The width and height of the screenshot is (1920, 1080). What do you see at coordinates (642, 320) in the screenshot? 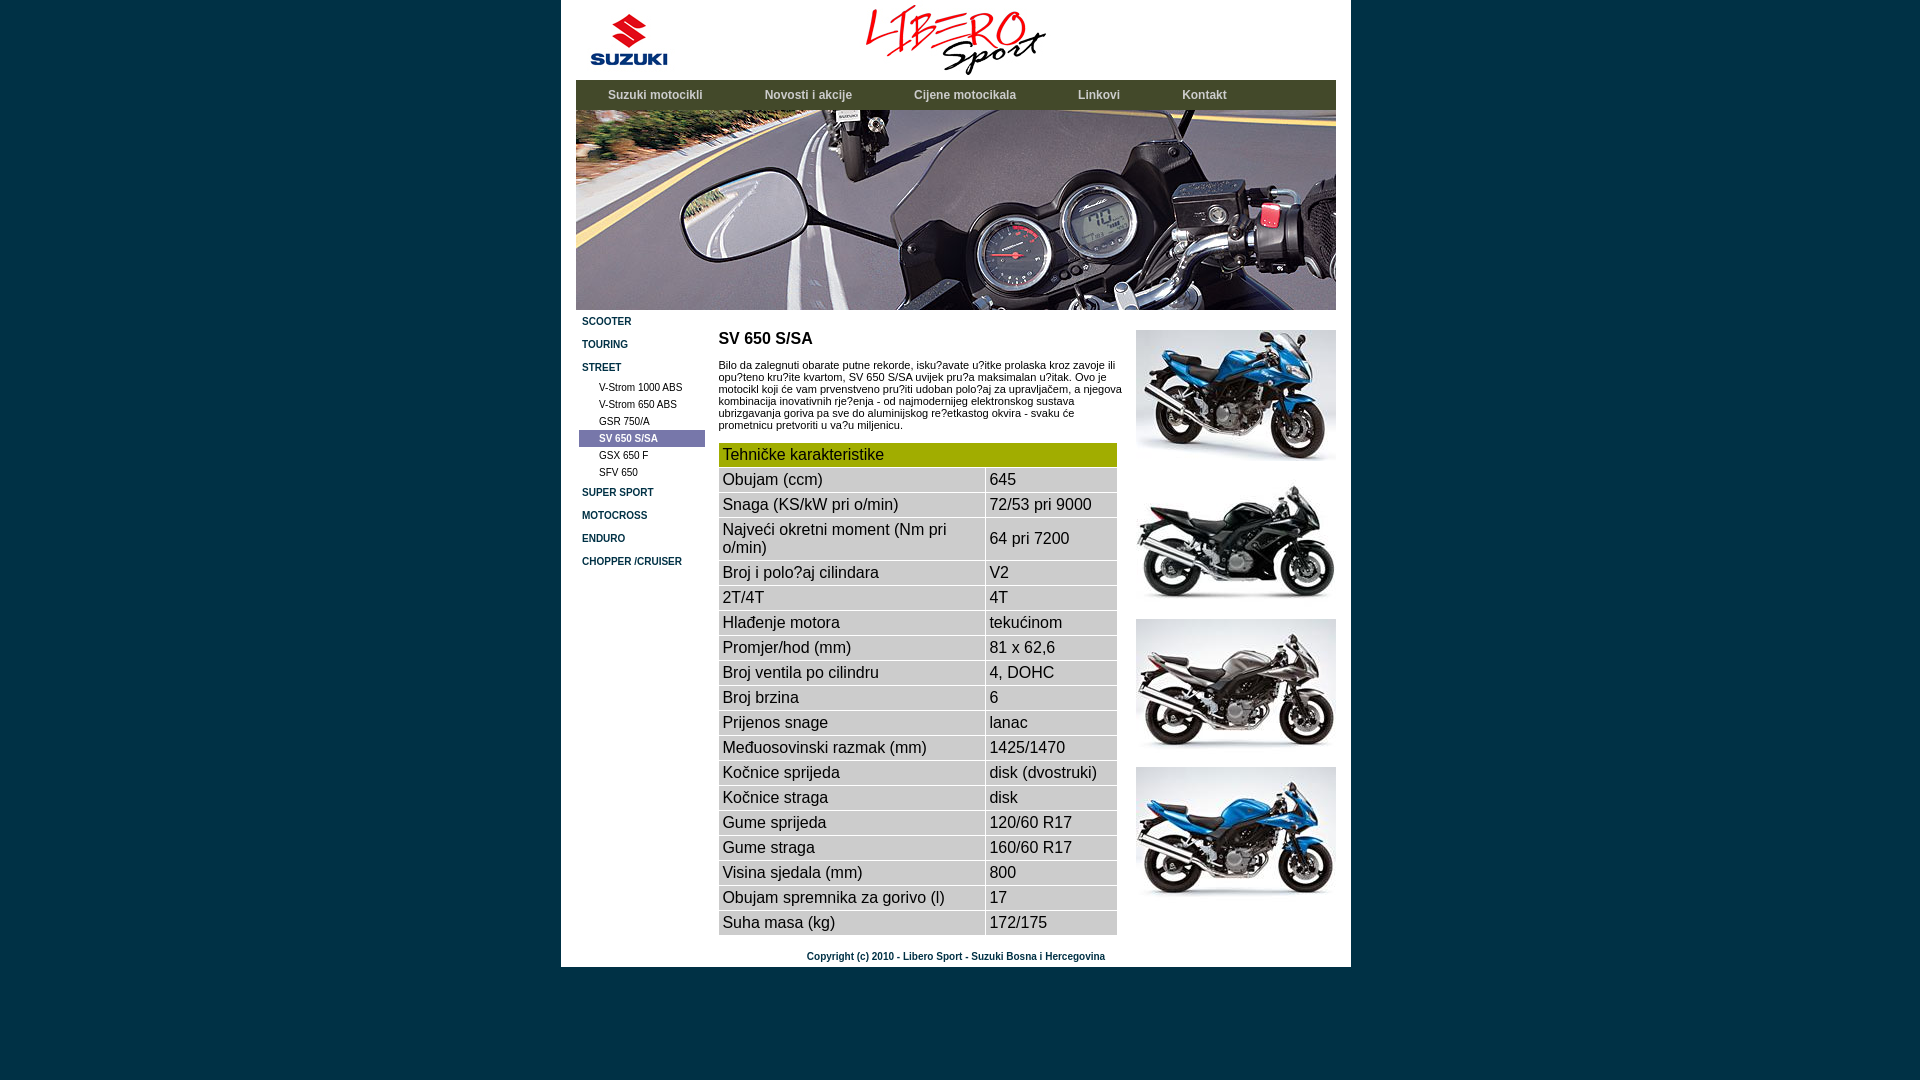
I see `'SCOOTER'` at bounding box center [642, 320].